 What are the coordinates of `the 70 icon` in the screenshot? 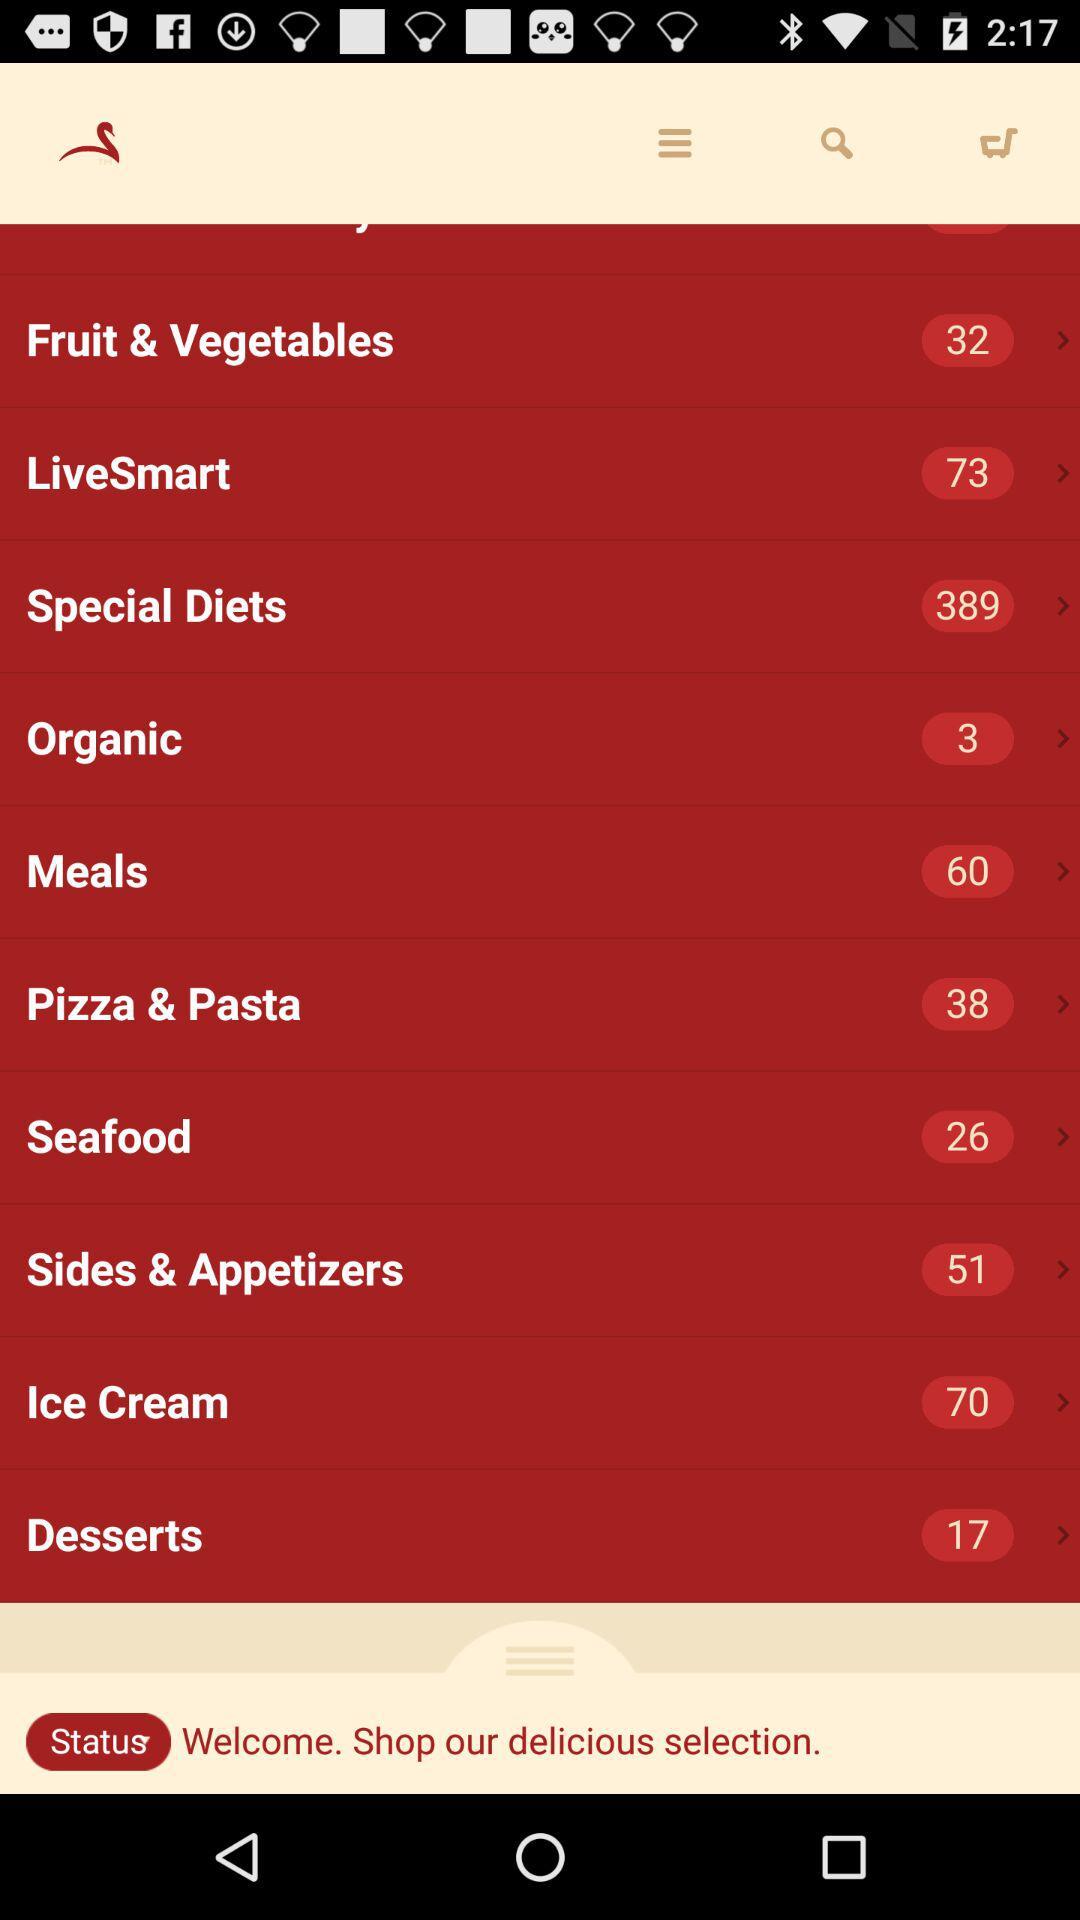 It's located at (966, 1401).